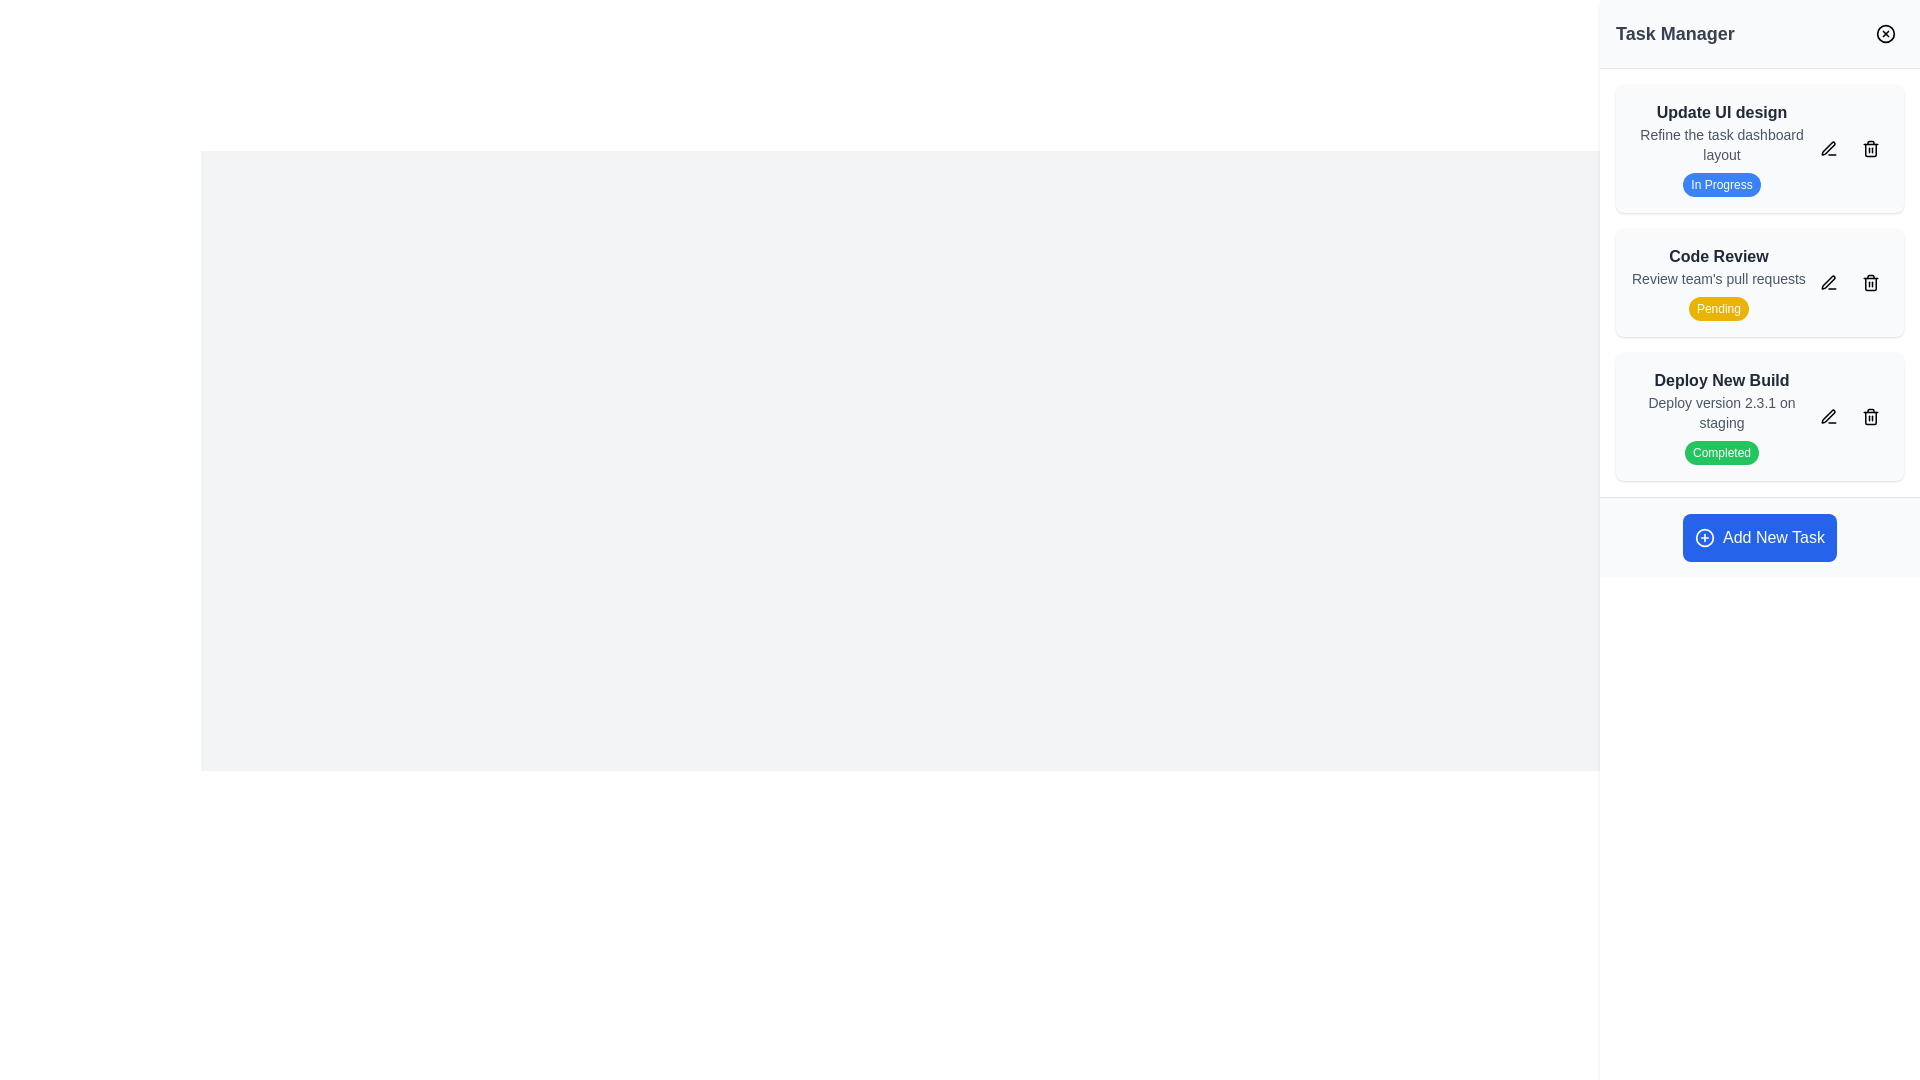 The width and height of the screenshot is (1920, 1080). I want to click on the bold 'Task Manager' text label located at the top-left corner of the sidebar, which serves as a header for the panel, so click(1675, 34).